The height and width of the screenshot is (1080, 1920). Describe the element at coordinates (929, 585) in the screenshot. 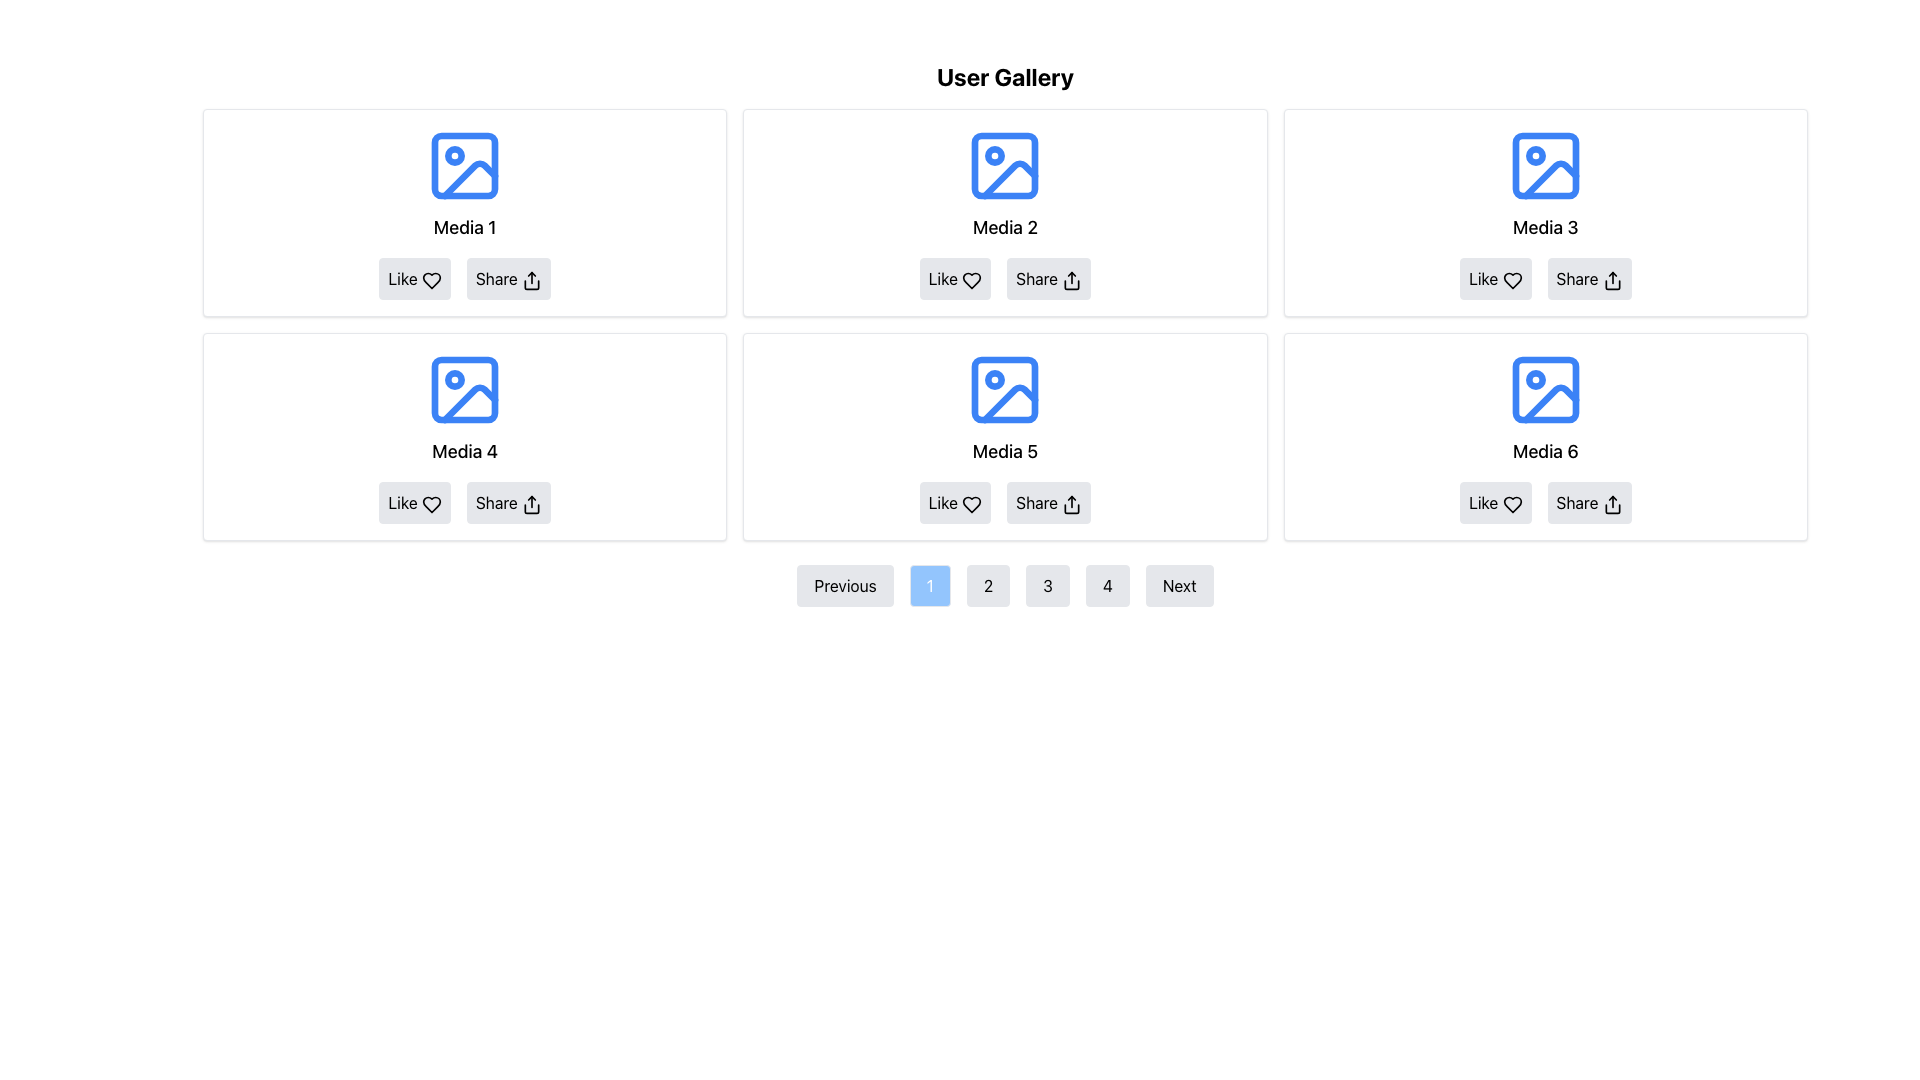

I see `the first page navigation button located between the 'Previous' button and the '2' button in the pagination controls` at that location.